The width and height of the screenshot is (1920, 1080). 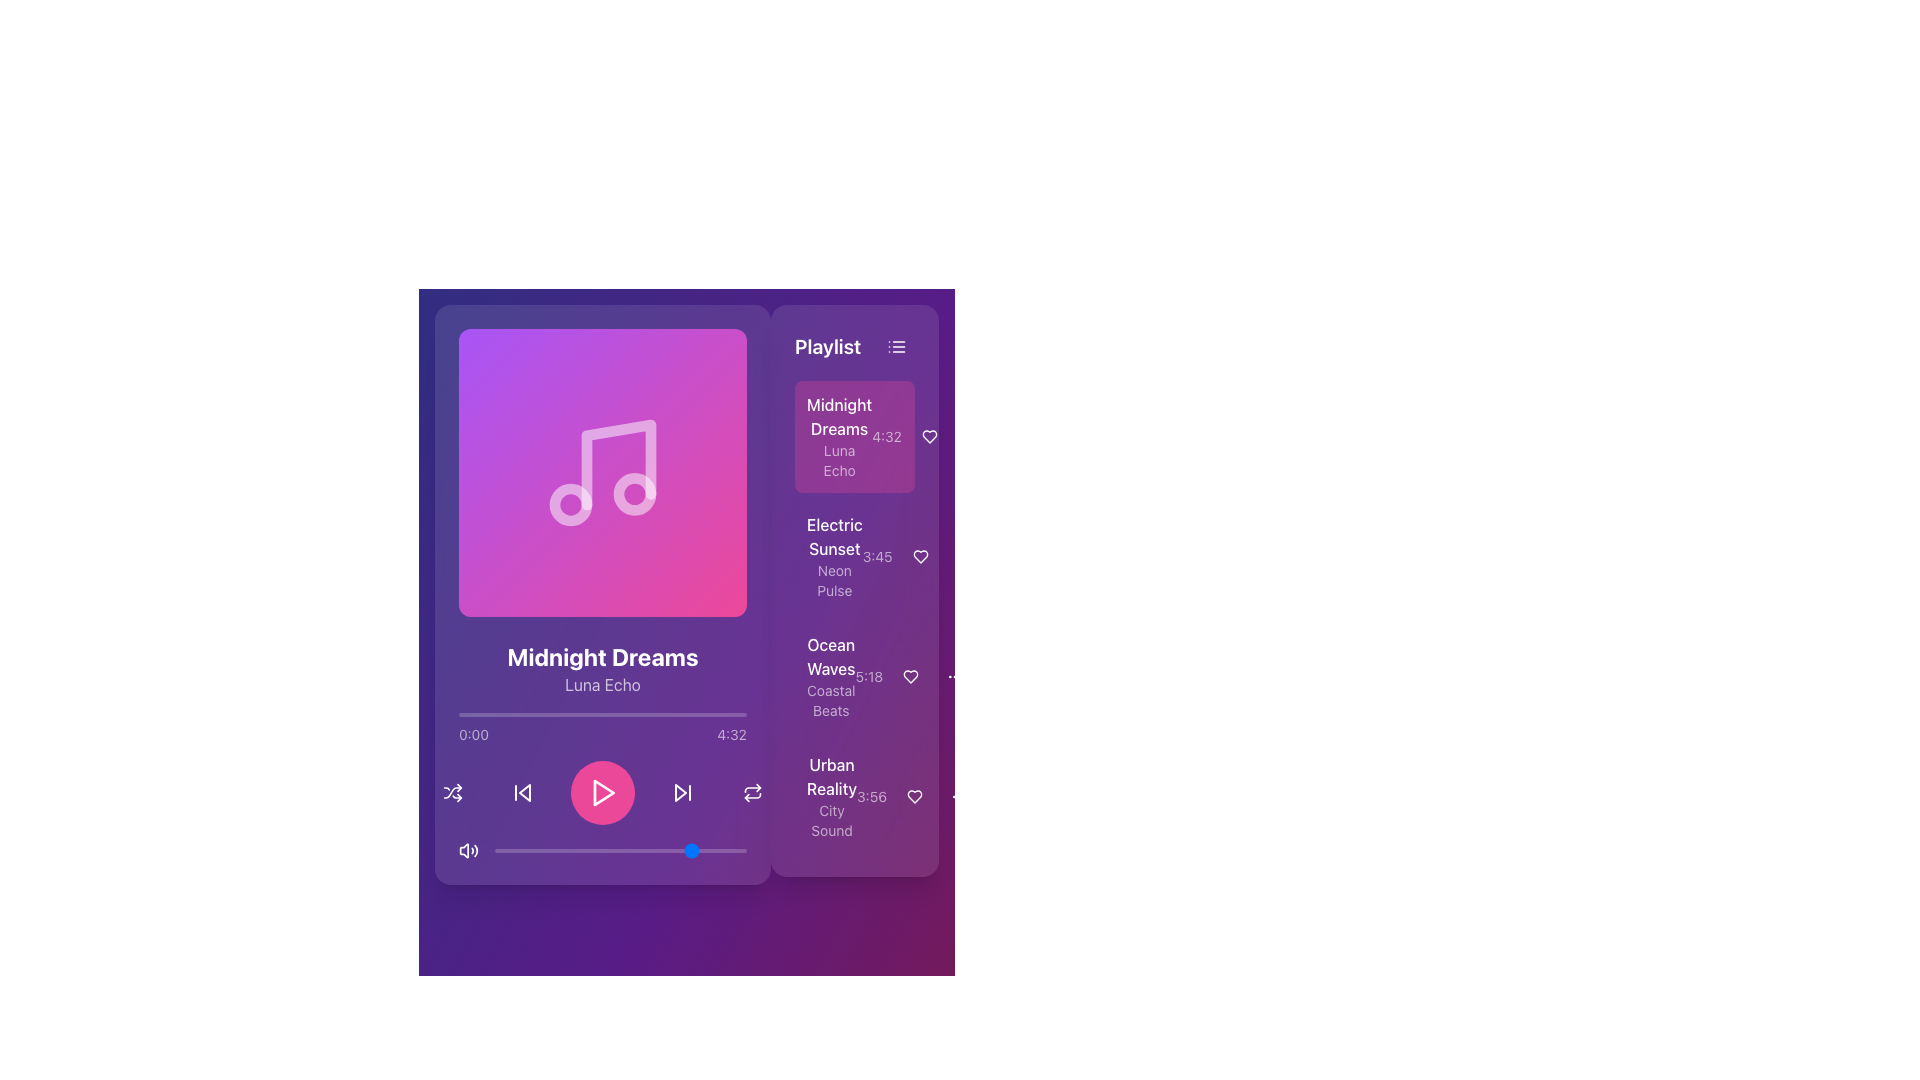 I want to click on the heart-shaped icon representing a 'like' or 'favorite' action in the music playlist interface, so click(x=929, y=435).